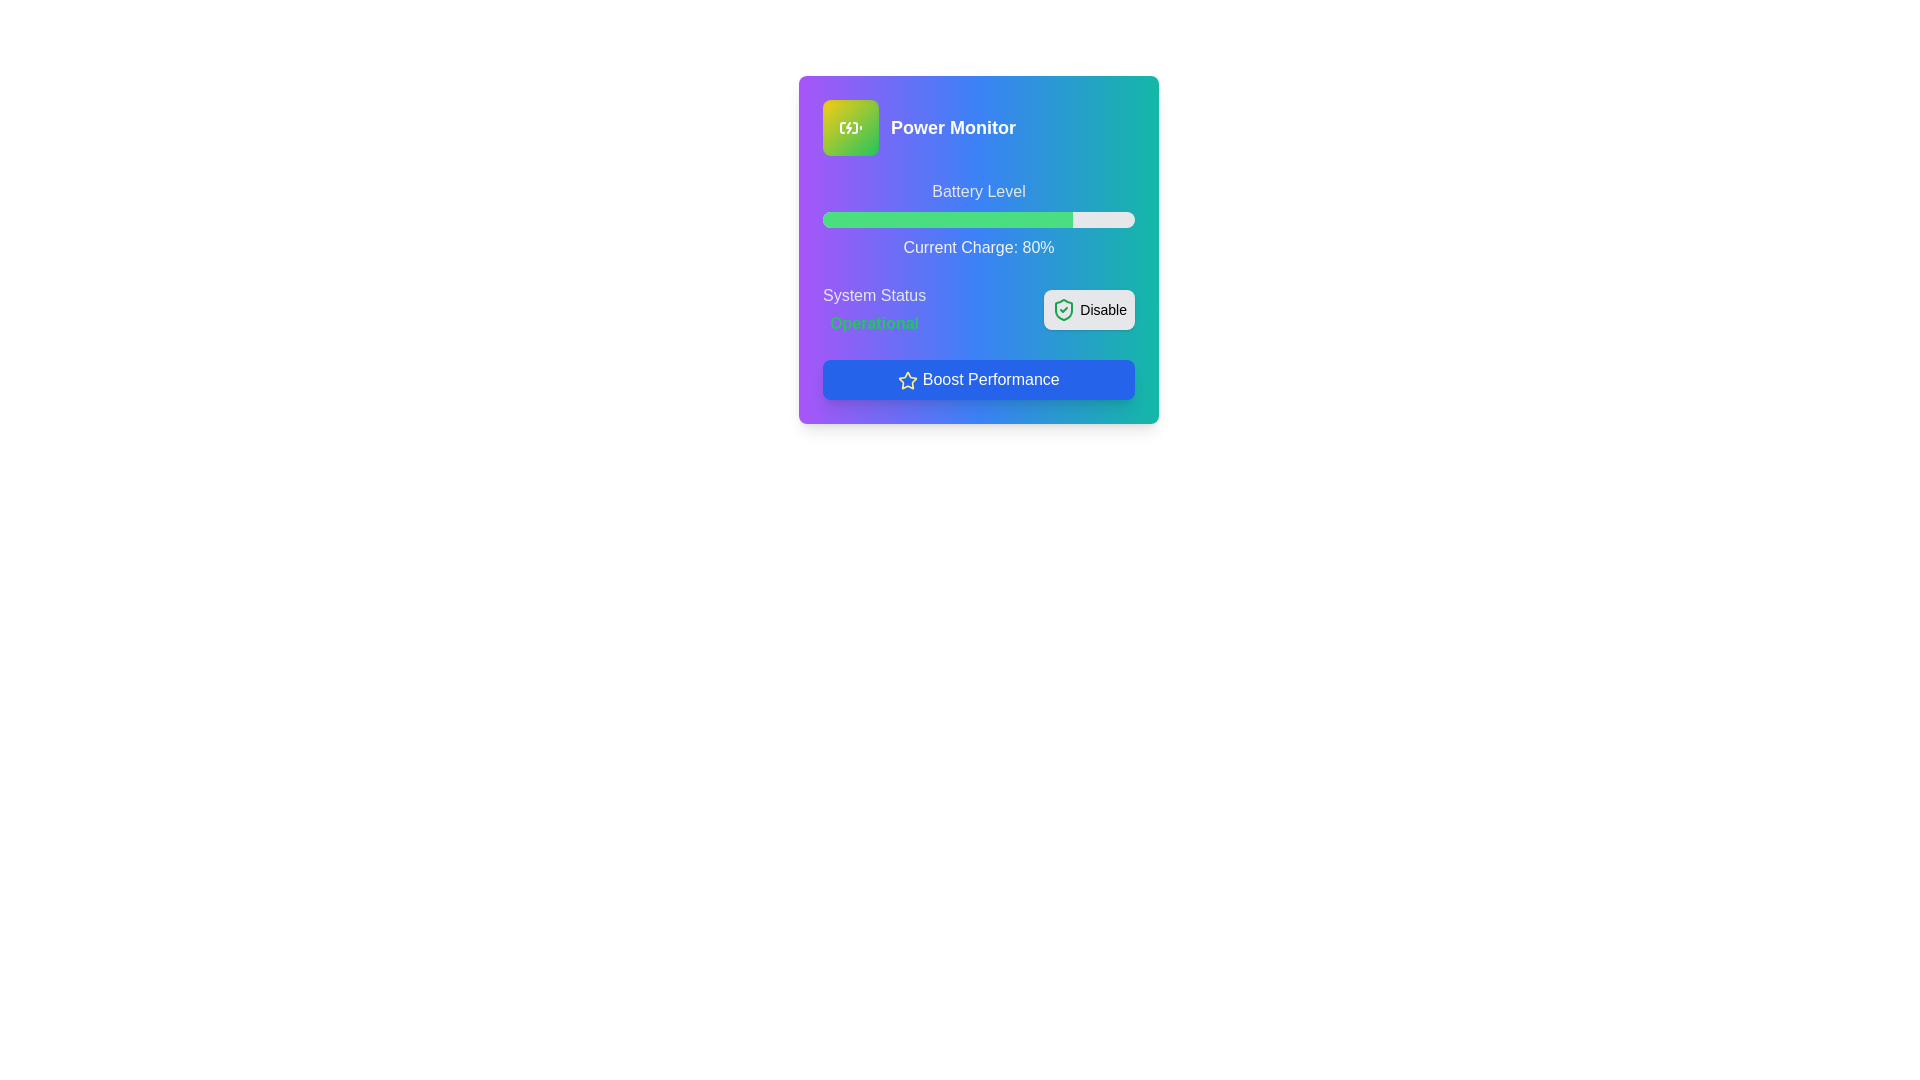 The image size is (1920, 1080). What do you see at coordinates (854, 127) in the screenshot?
I see `the thin vertical segment of the battery icon located in the 'Power Monitor' interface at the top-left corner` at bounding box center [854, 127].